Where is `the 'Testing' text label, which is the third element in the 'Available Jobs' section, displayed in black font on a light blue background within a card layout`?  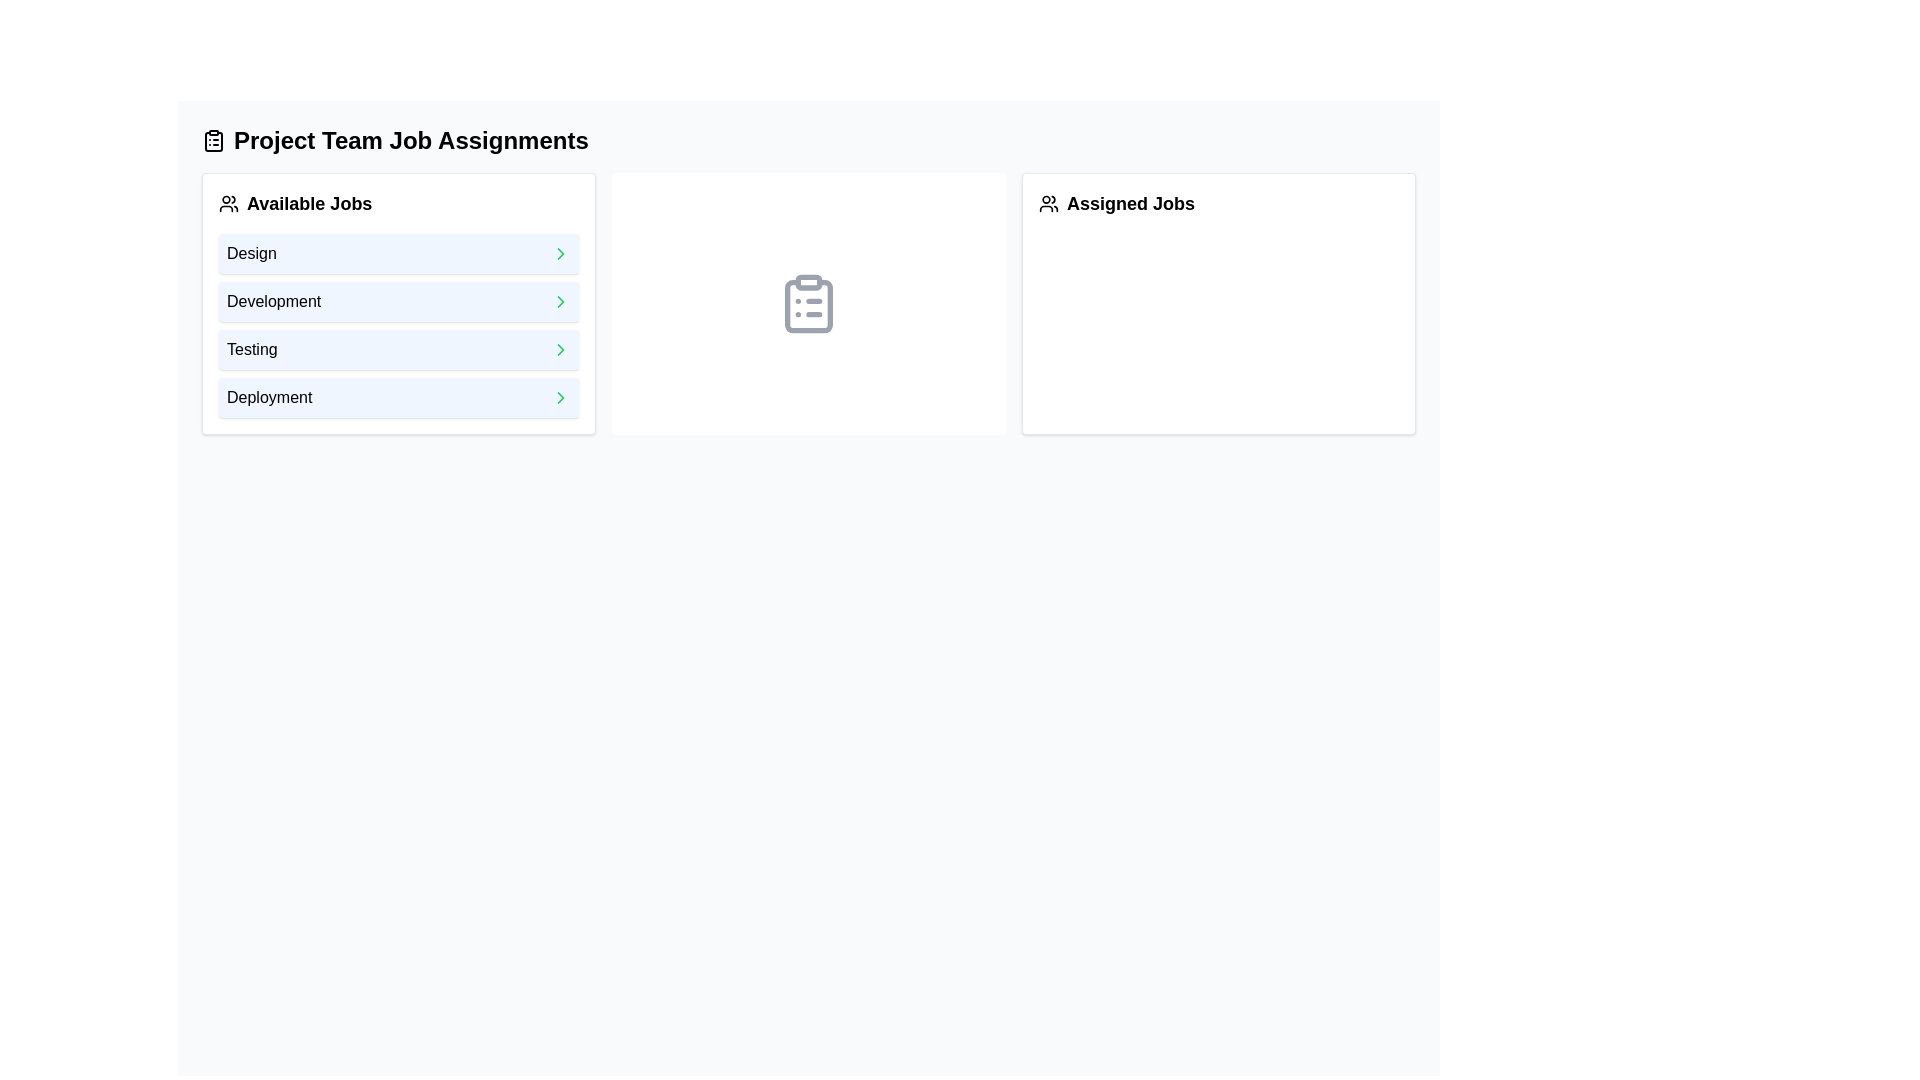
the 'Testing' text label, which is the third element in the 'Available Jobs' section, displayed in black font on a light blue background within a card layout is located at coordinates (251, 349).